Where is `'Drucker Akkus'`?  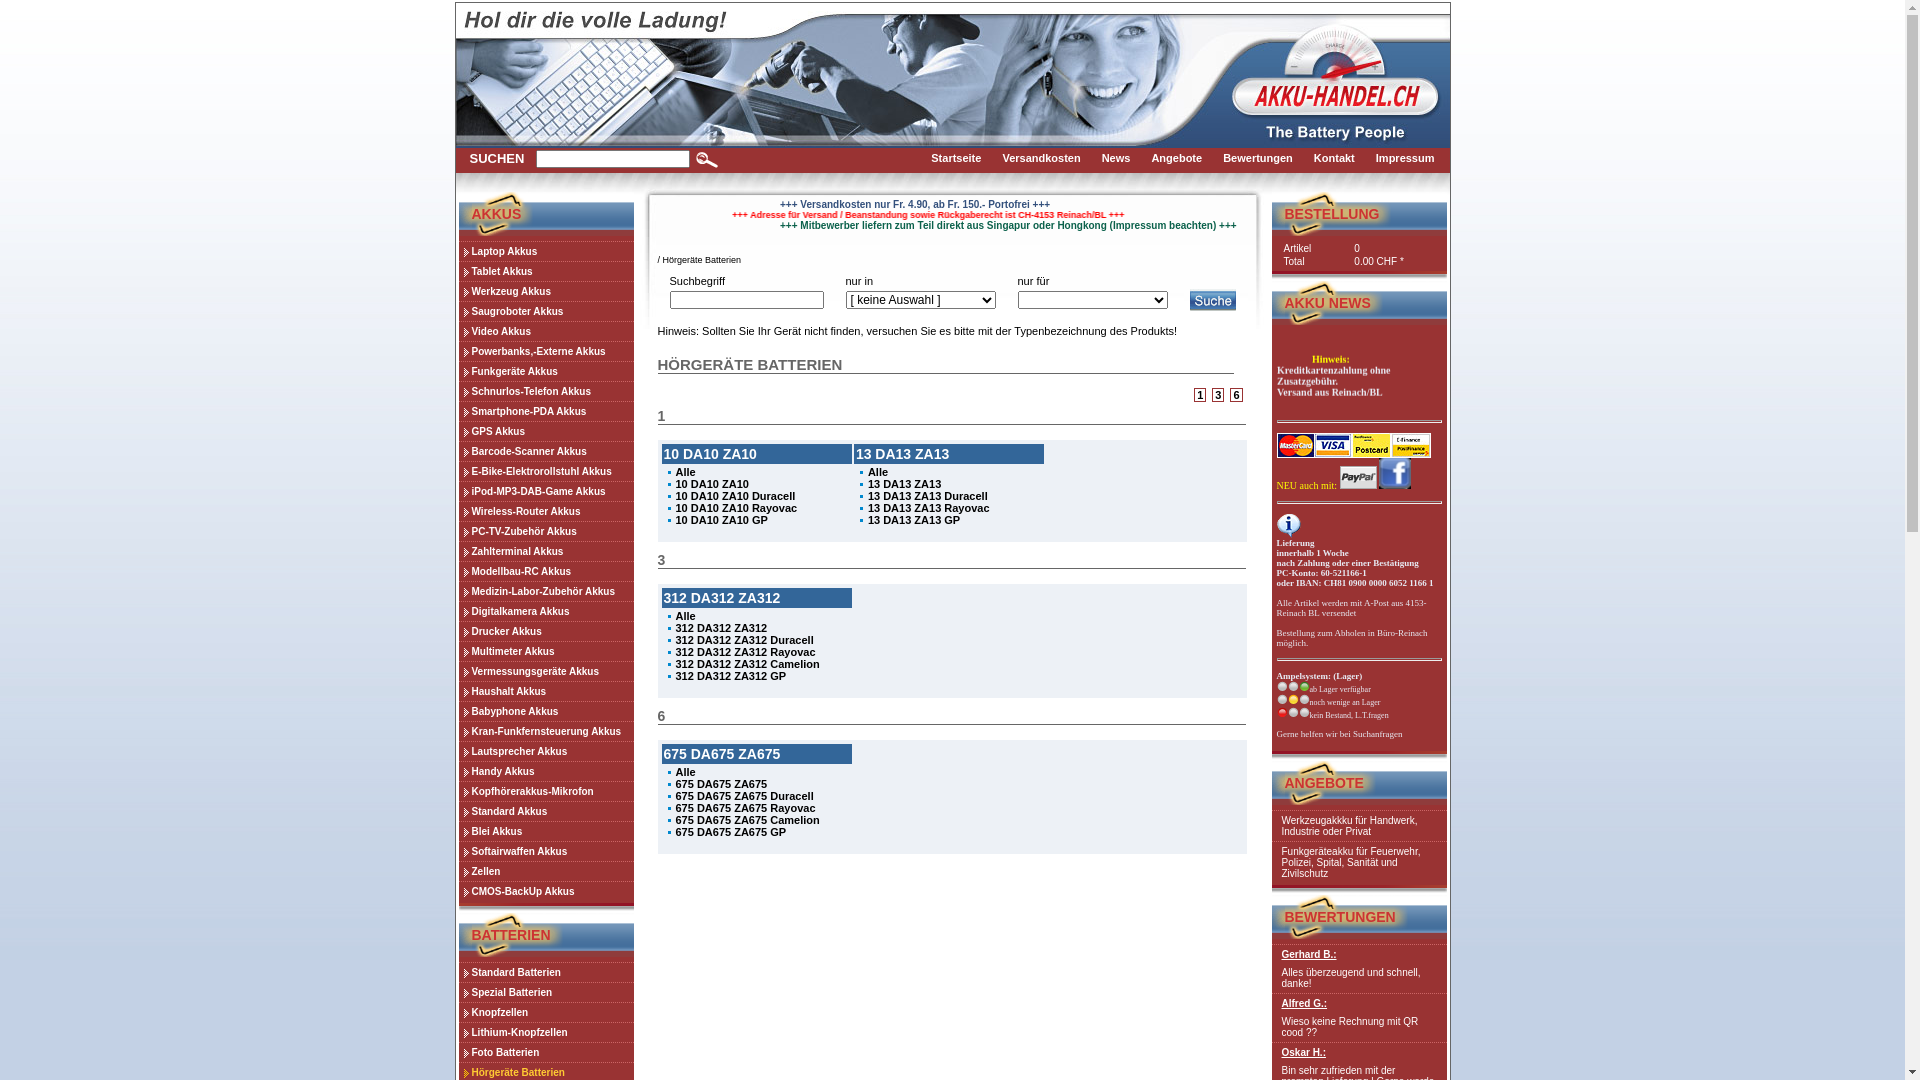
'Drucker Akkus' is located at coordinates (545, 631).